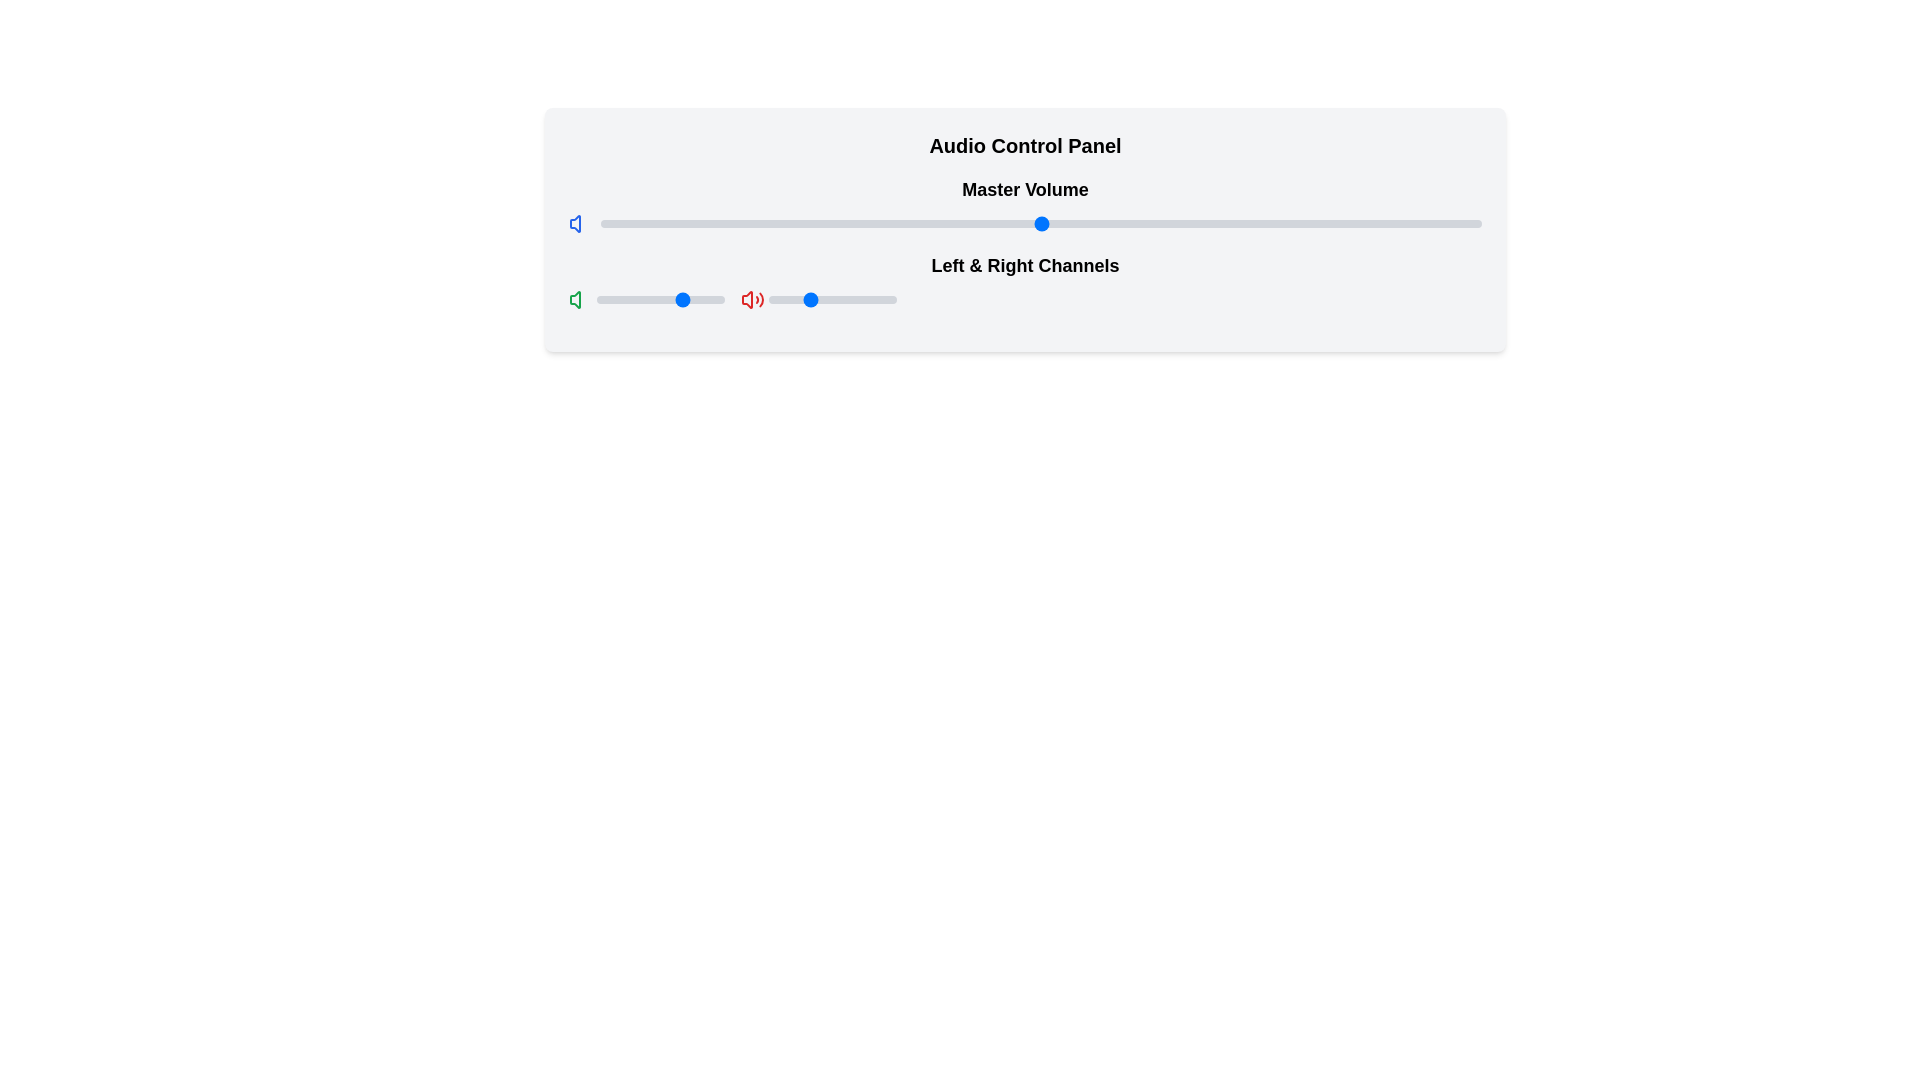  I want to click on the left-right channel balance, so click(717, 300).